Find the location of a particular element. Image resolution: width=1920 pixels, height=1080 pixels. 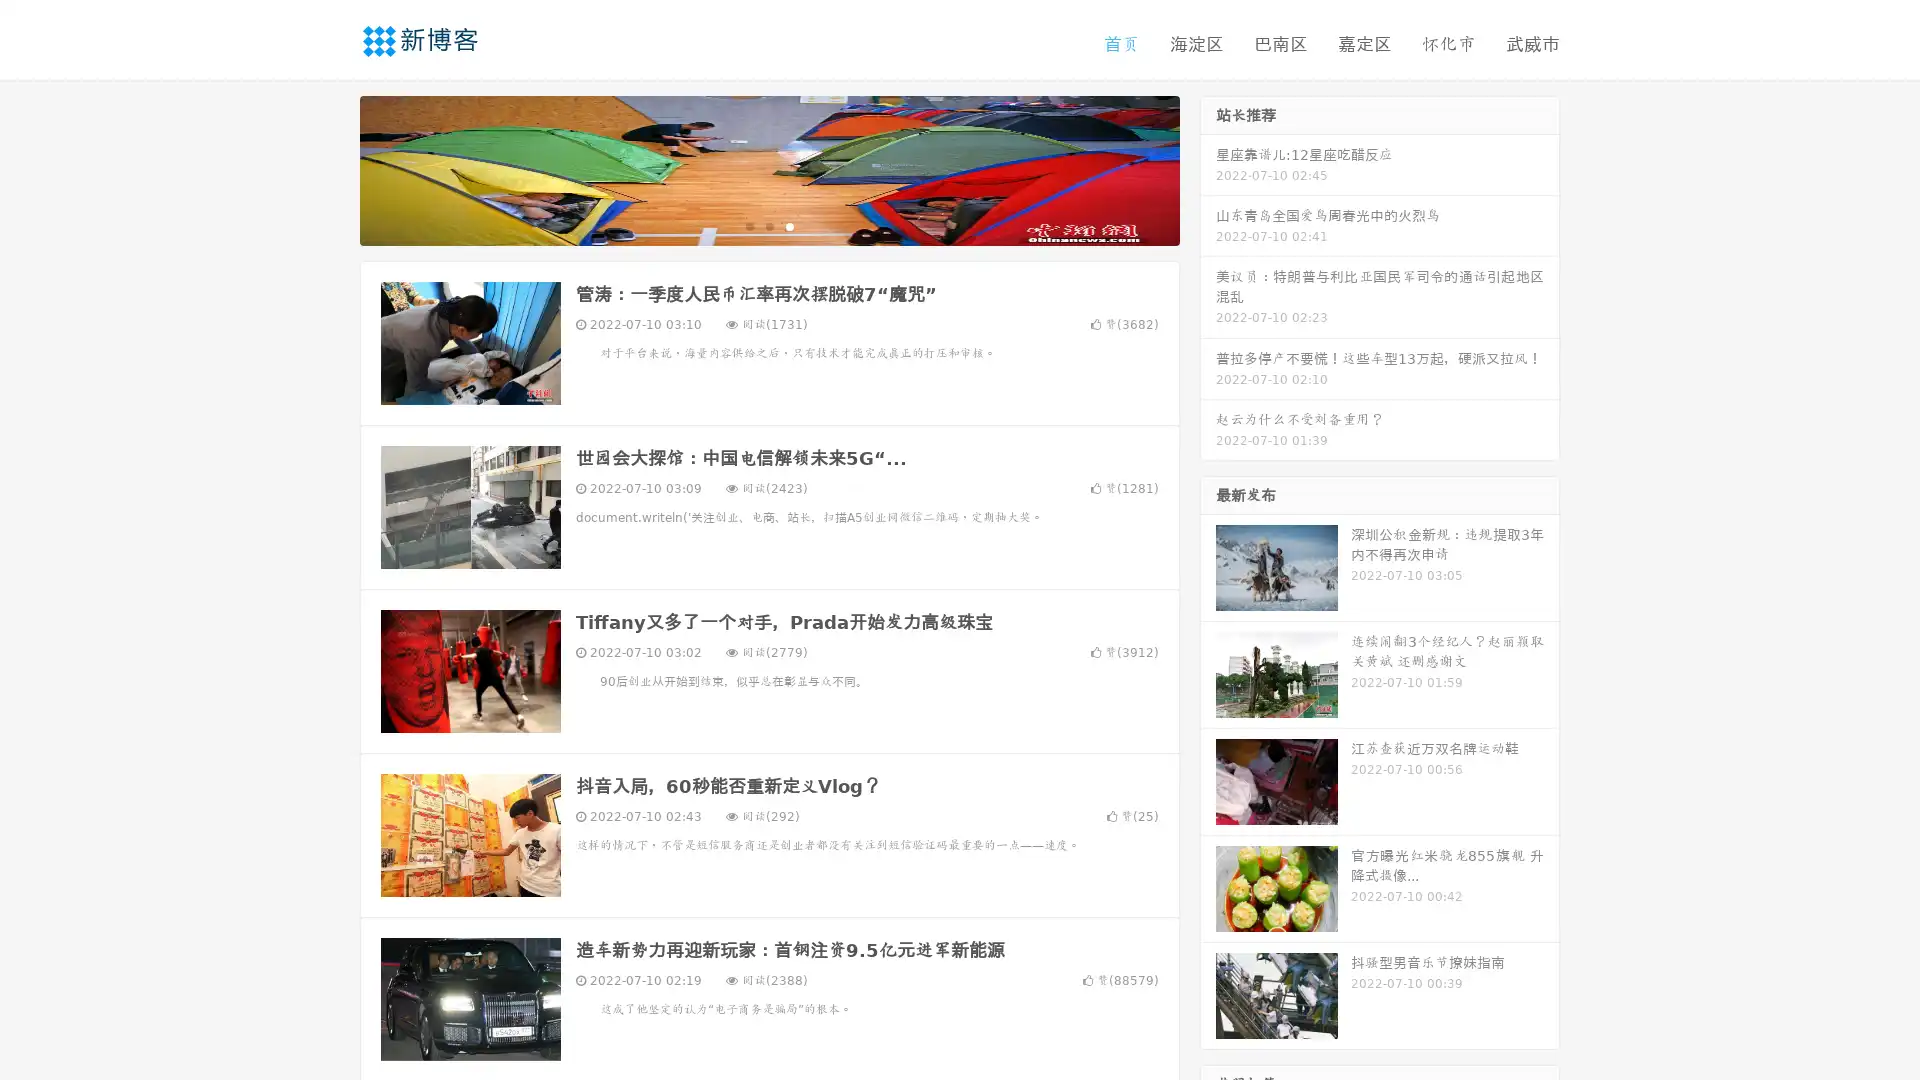

Go to slide 1 is located at coordinates (748, 225).